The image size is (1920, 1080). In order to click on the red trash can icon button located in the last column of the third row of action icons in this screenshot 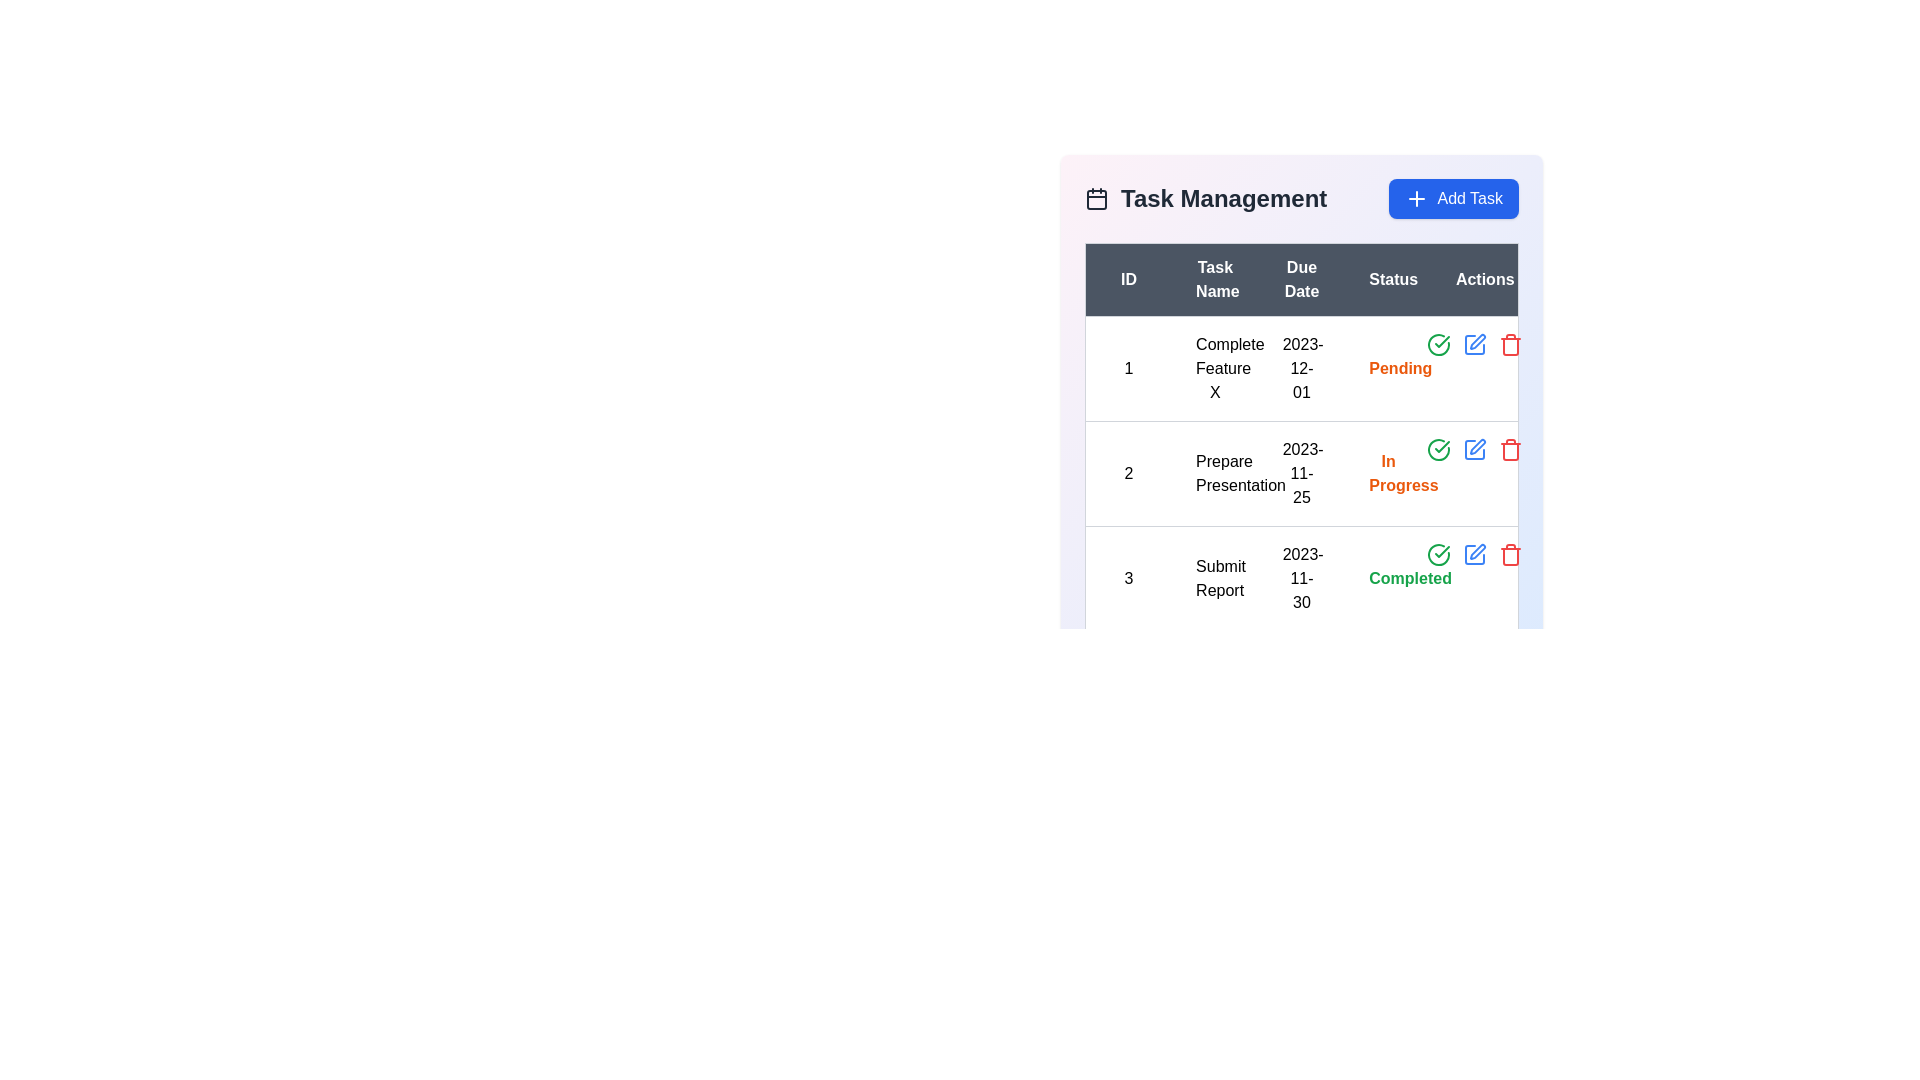, I will do `click(1510, 555)`.